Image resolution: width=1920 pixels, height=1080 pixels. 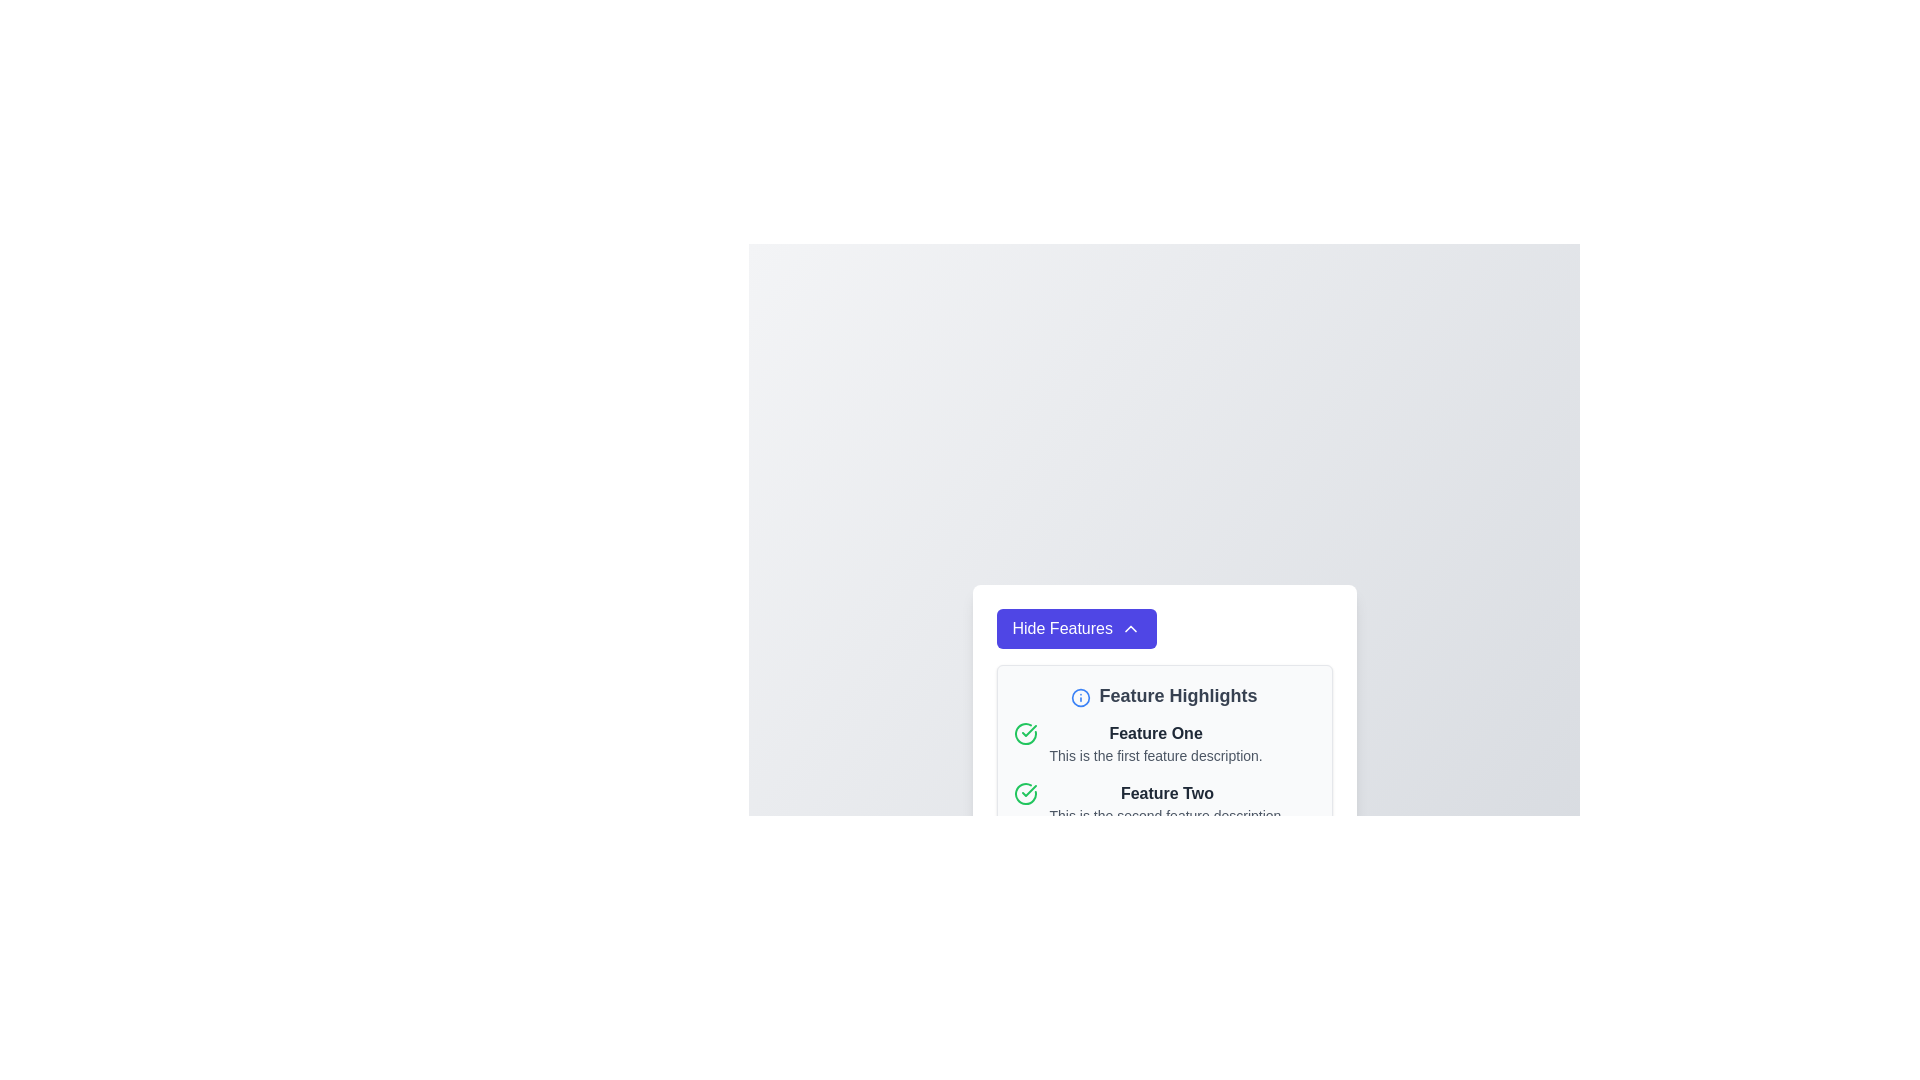 What do you see at coordinates (1028, 731) in the screenshot?
I see `the green checkmark icon within a circular boundary, positioned next to the text 'Feature Two' in the feature list` at bounding box center [1028, 731].